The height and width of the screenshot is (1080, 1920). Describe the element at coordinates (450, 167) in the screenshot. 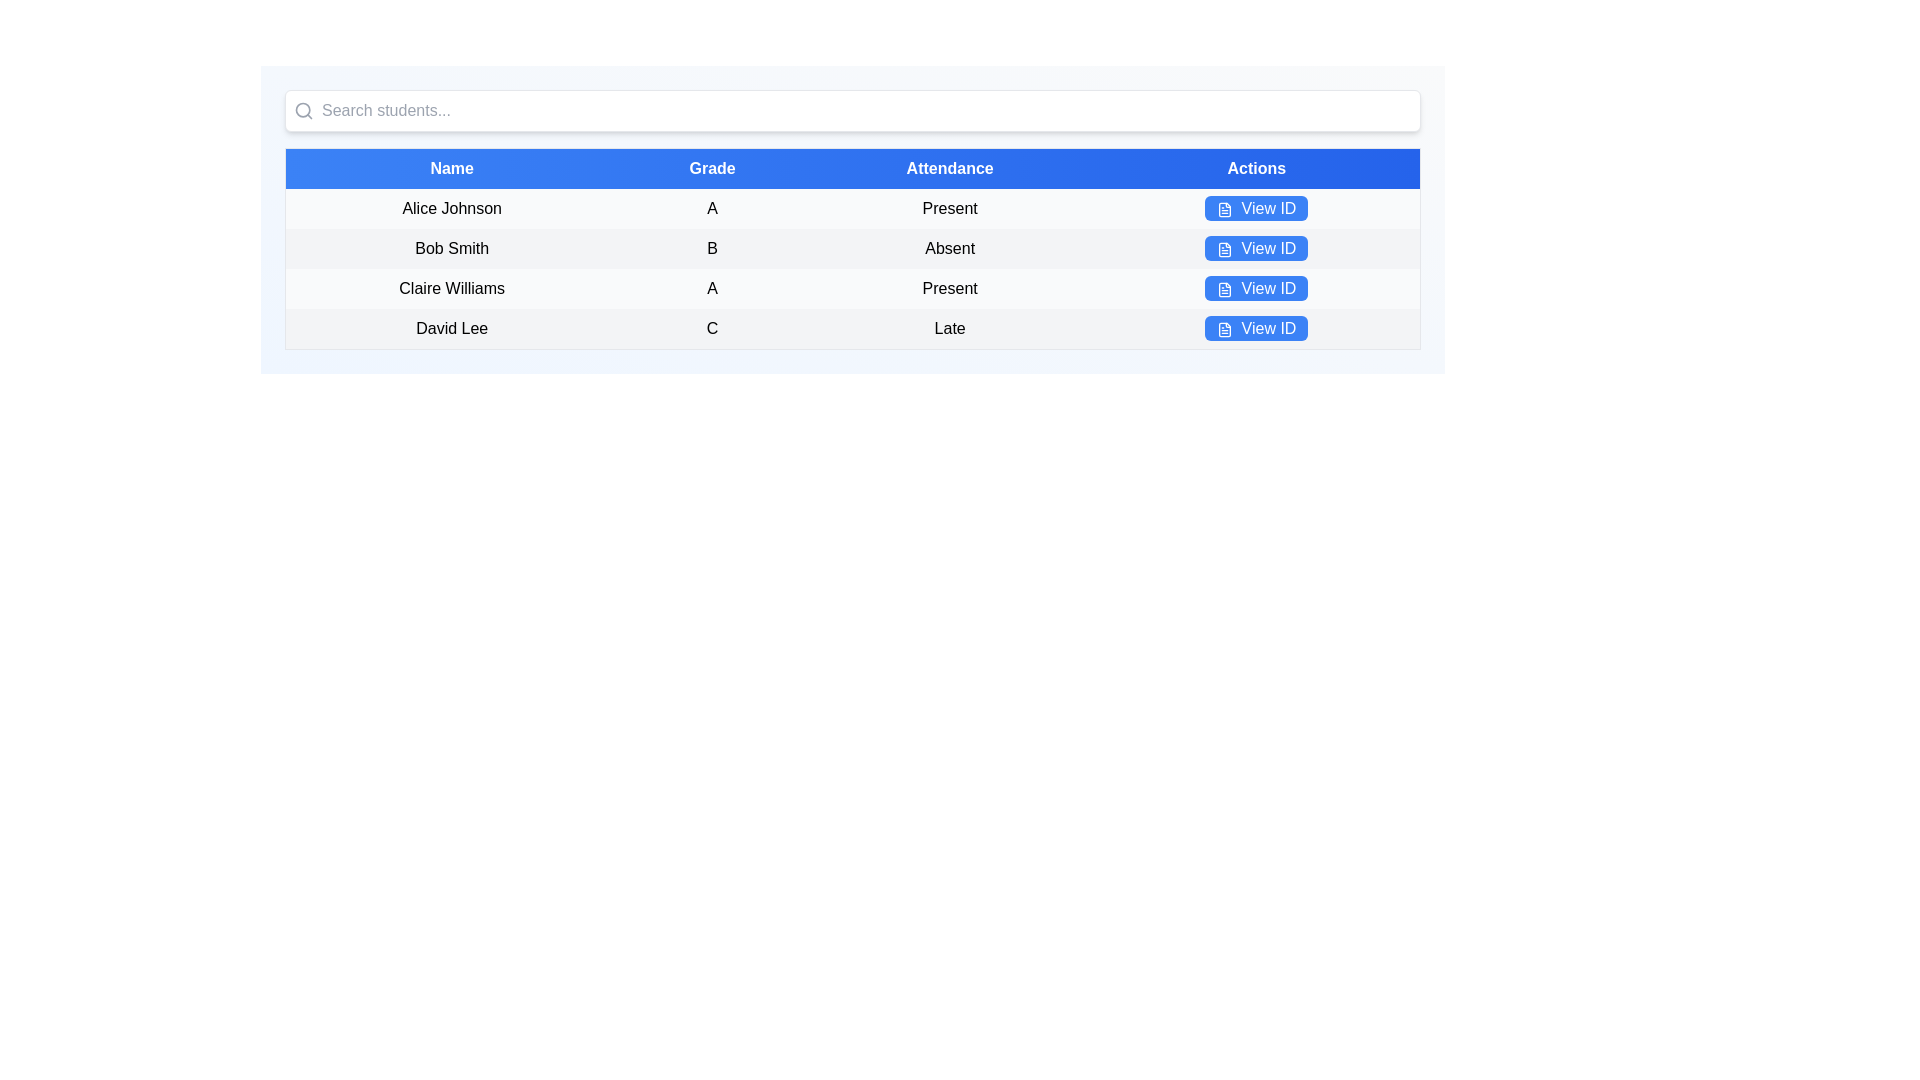

I see `the Header Label indicating student names, which is the first of four headers in a row aligned with 'Grade', 'Attendance', and 'Actions'` at that location.